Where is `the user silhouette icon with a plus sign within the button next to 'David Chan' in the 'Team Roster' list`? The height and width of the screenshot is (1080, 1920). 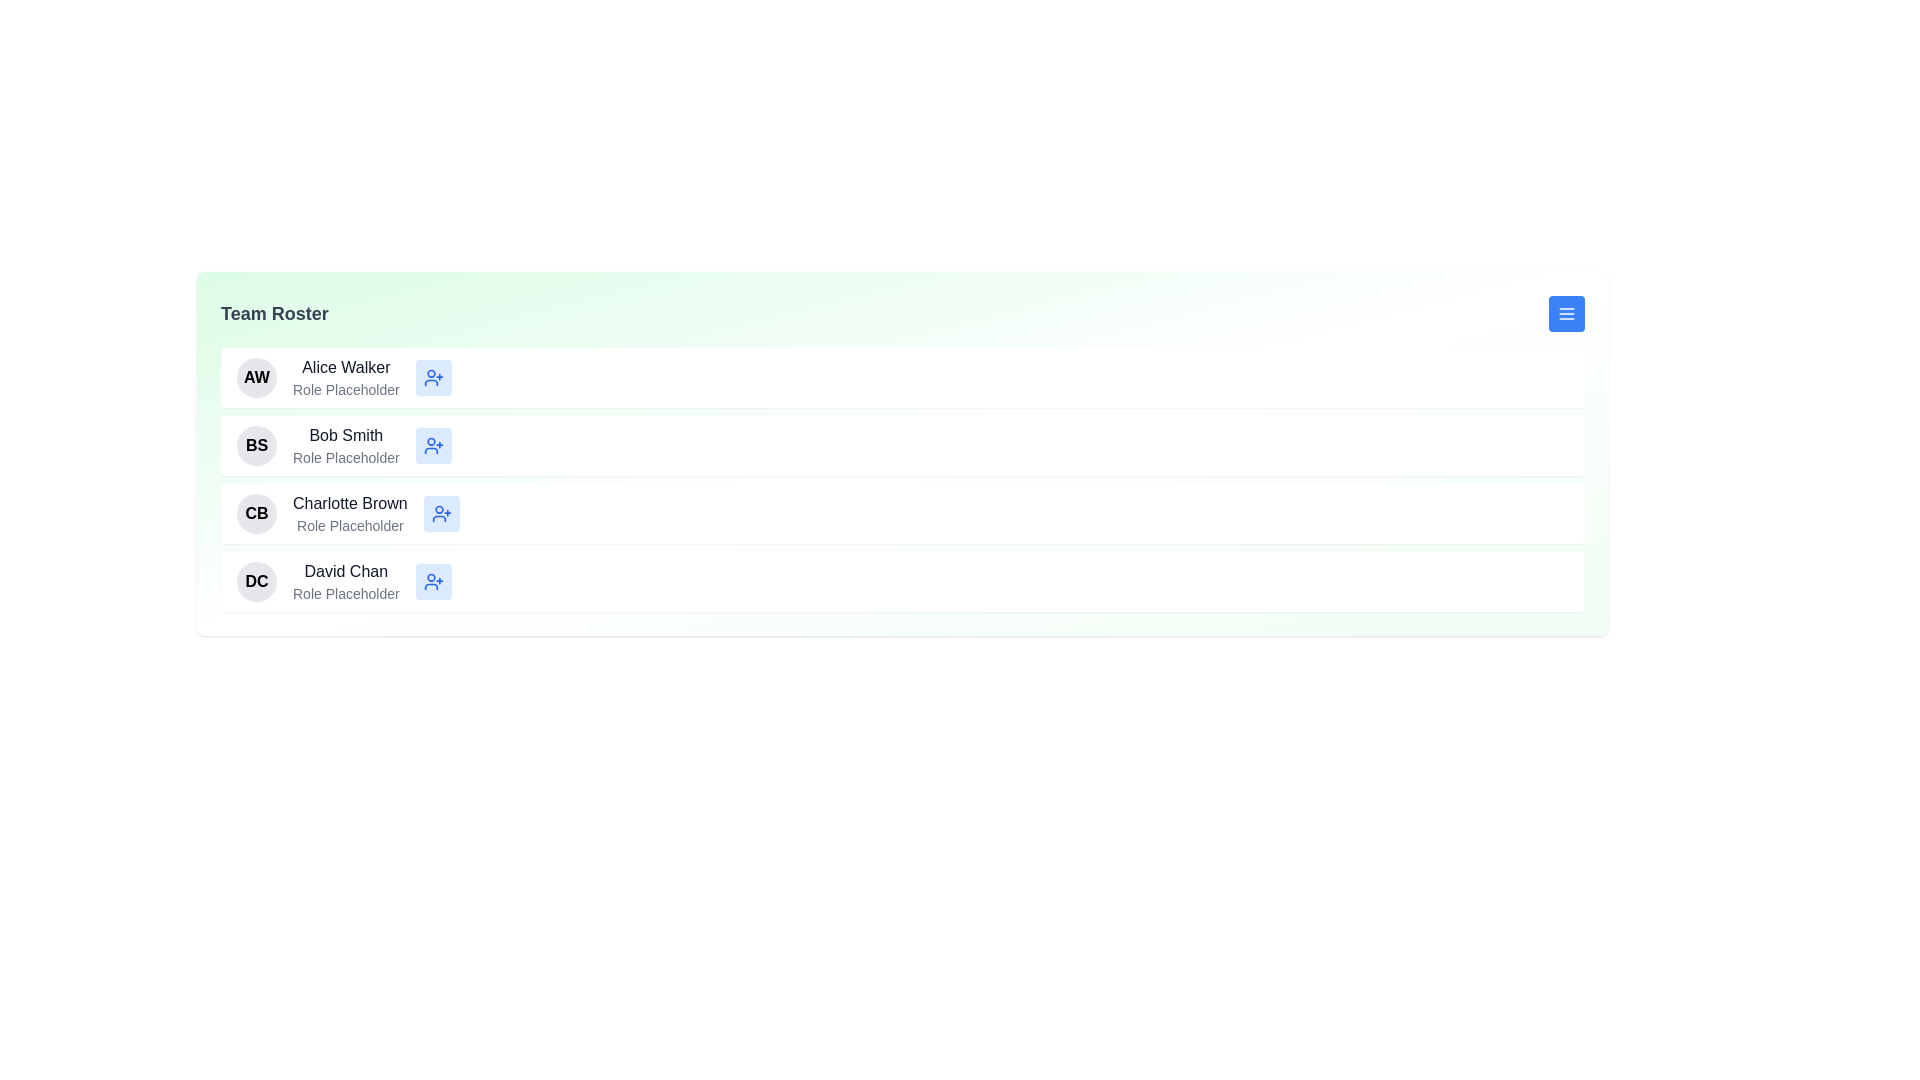
the user silhouette icon with a plus sign within the button next to 'David Chan' in the 'Team Roster' list is located at coordinates (432, 582).